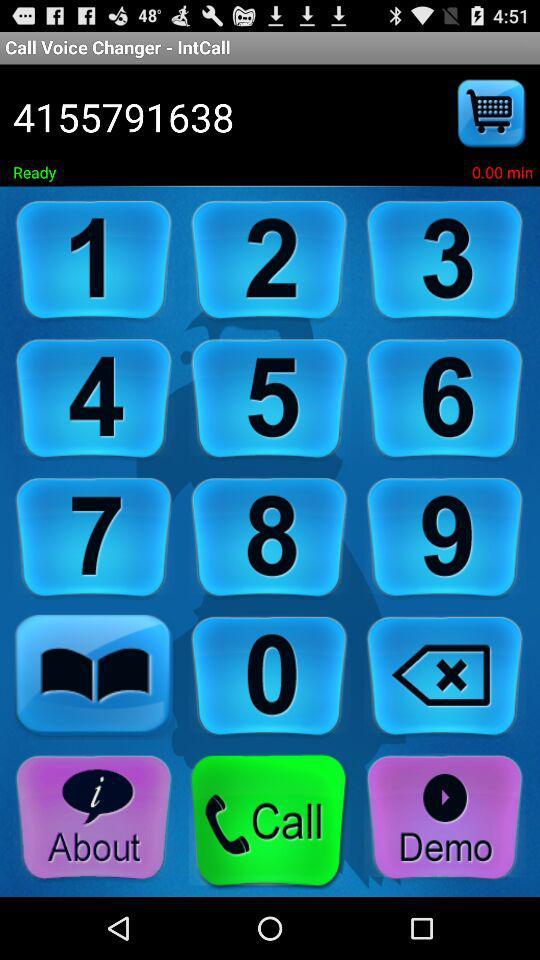 The height and width of the screenshot is (960, 540). What do you see at coordinates (93, 537) in the screenshot?
I see `input number 7` at bounding box center [93, 537].